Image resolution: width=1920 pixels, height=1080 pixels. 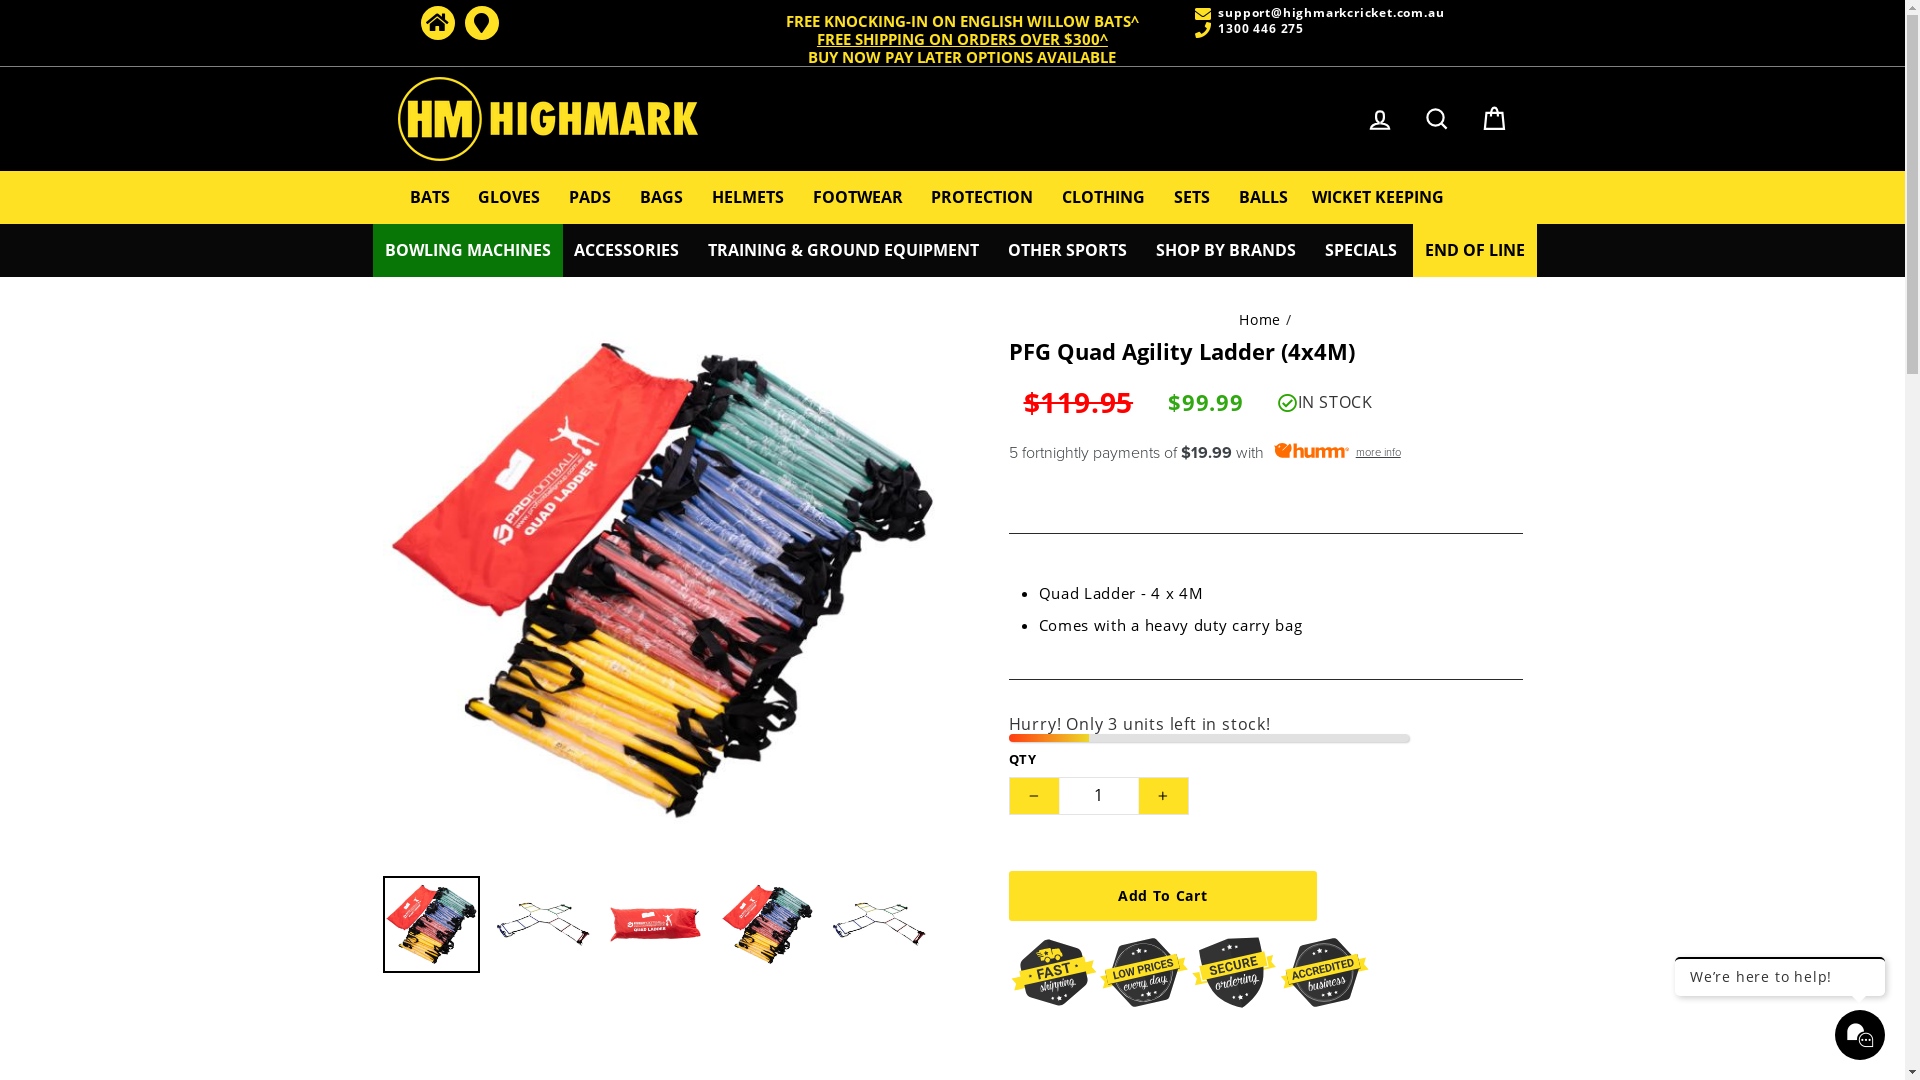 What do you see at coordinates (1262, 197) in the screenshot?
I see `'BALLS'` at bounding box center [1262, 197].